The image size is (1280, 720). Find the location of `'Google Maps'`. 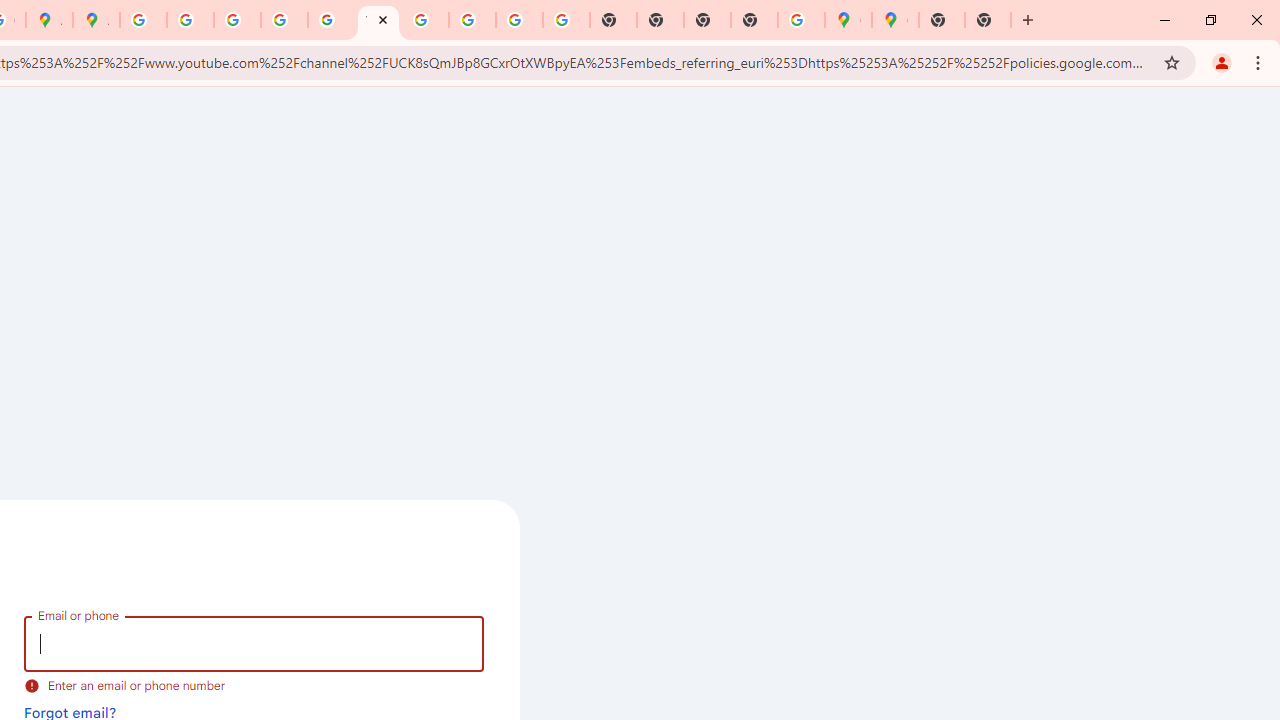

'Google Maps' is located at coordinates (848, 20).